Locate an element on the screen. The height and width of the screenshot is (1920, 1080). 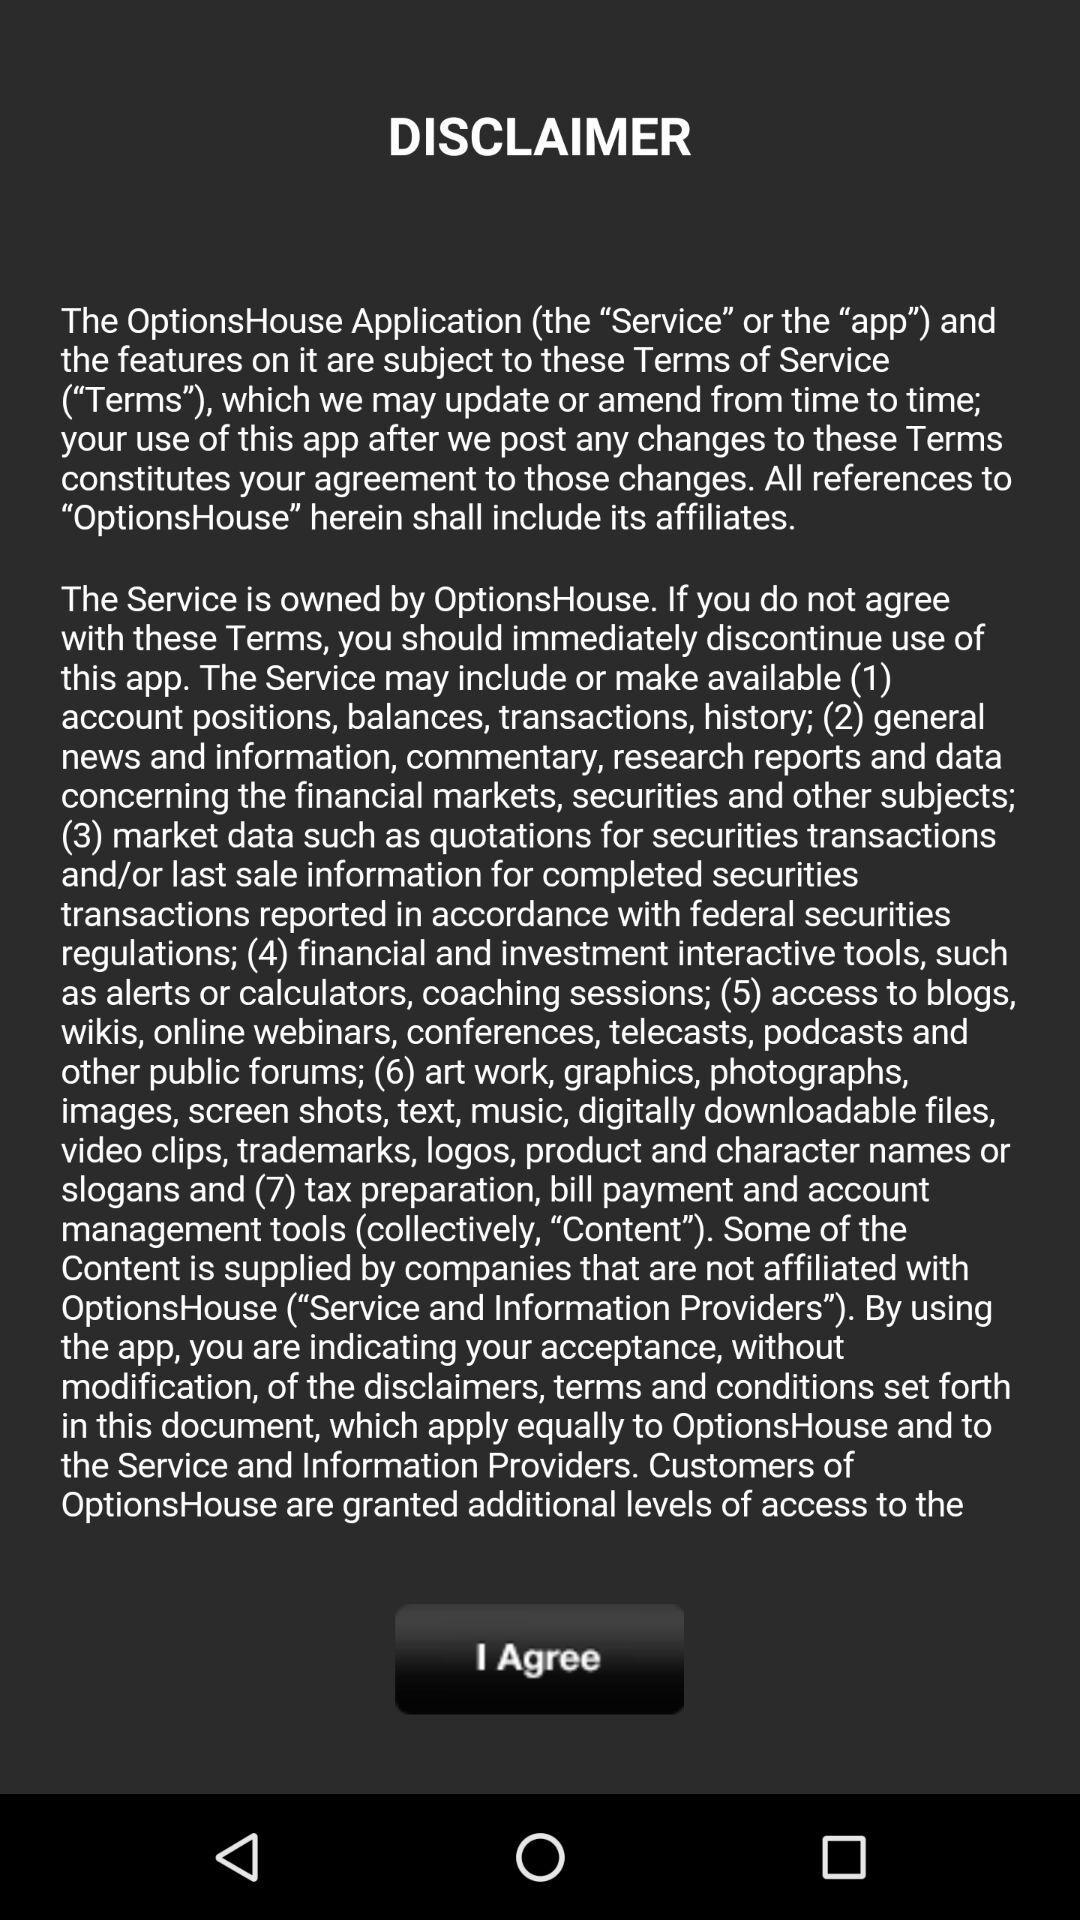
disclaimer is located at coordinates (540, 903).